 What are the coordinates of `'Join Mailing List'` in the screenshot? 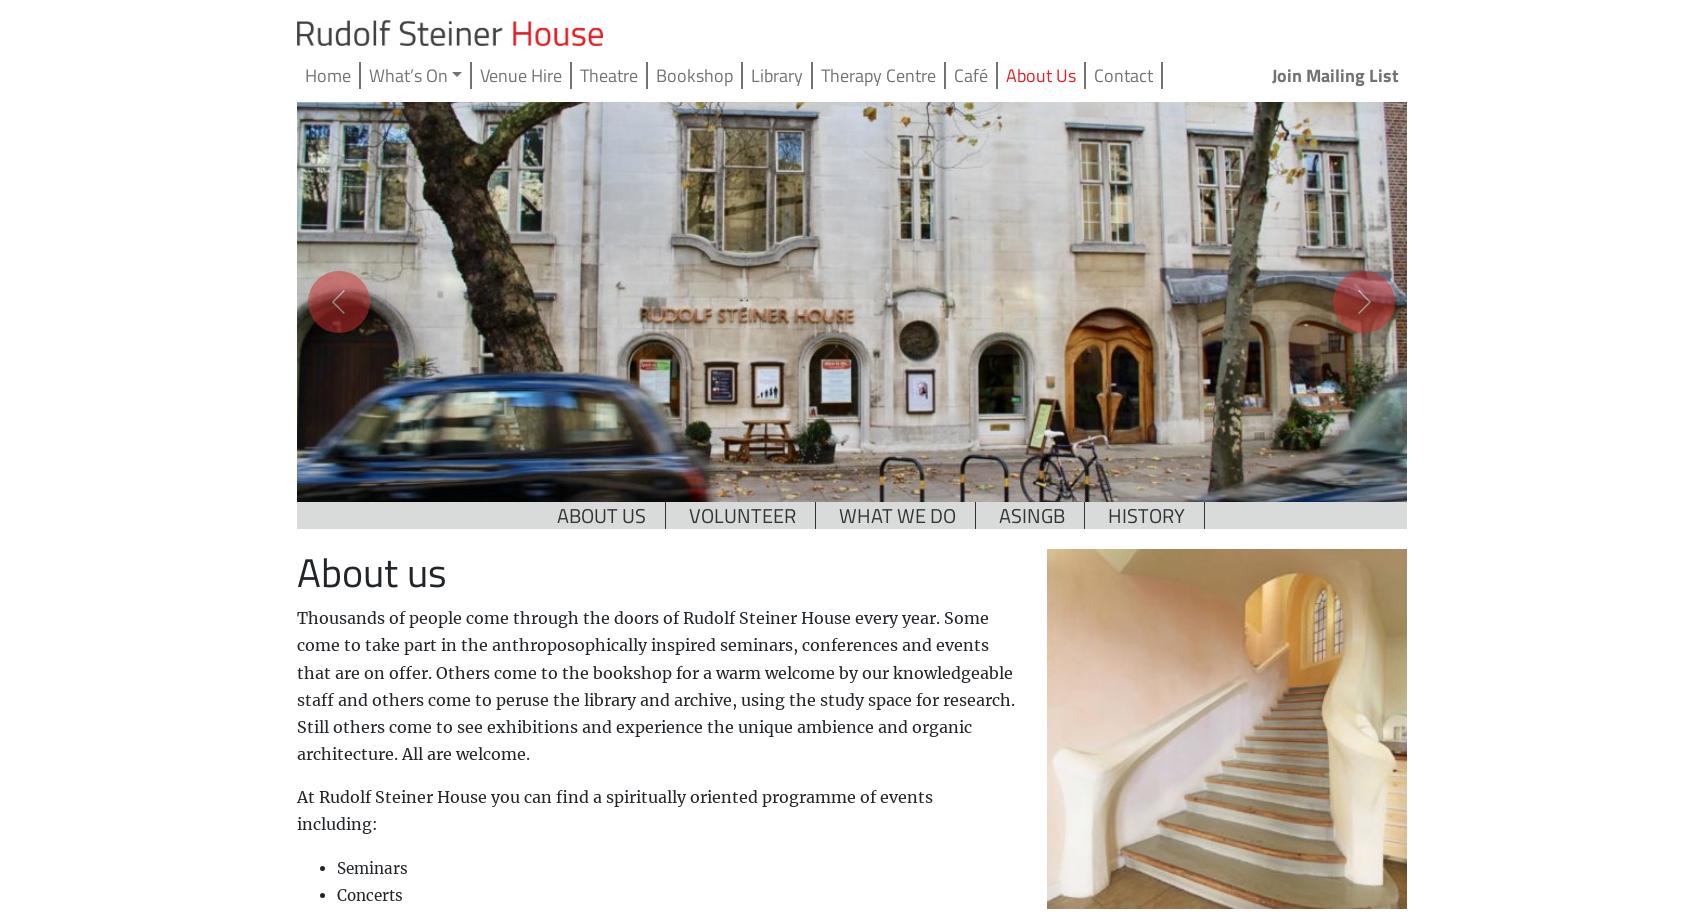 It's located at (1333, 74).